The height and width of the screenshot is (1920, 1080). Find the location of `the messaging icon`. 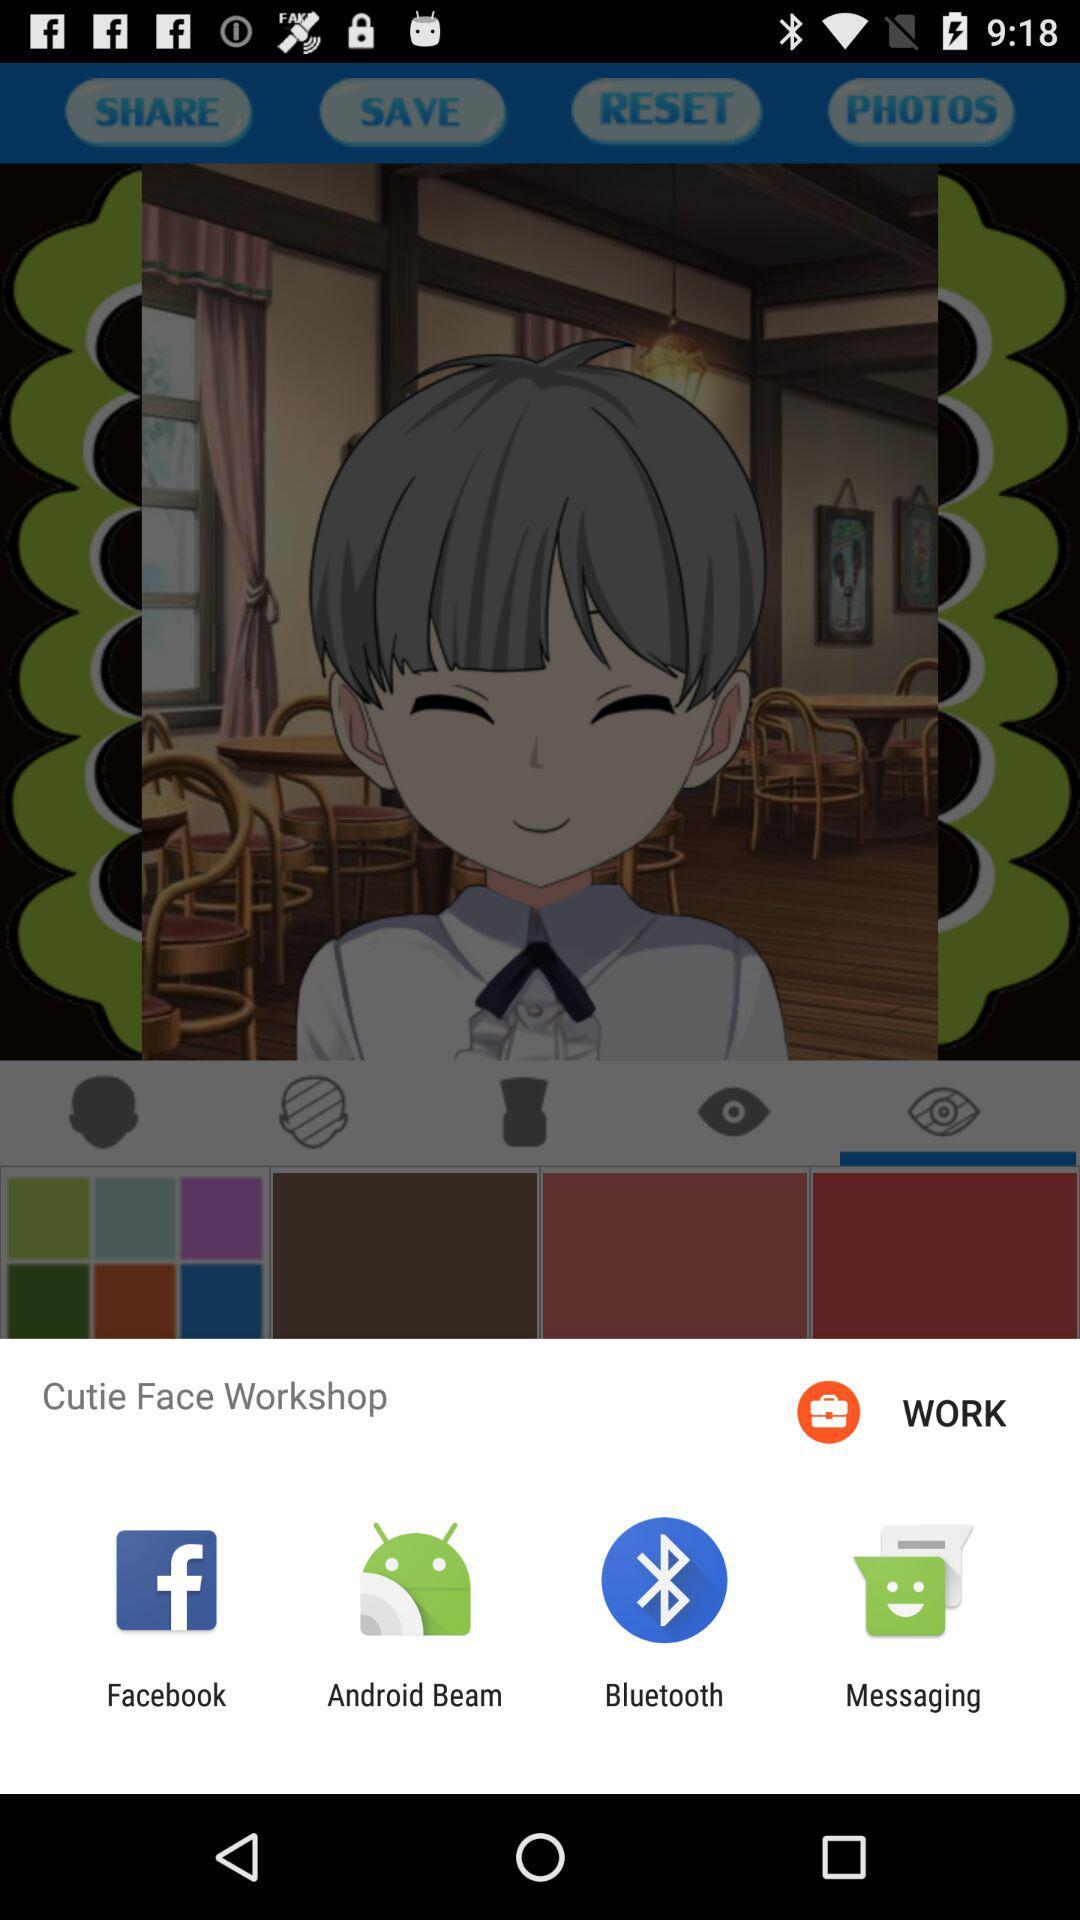

the messaging icon is located at coordinates (913, 1711).